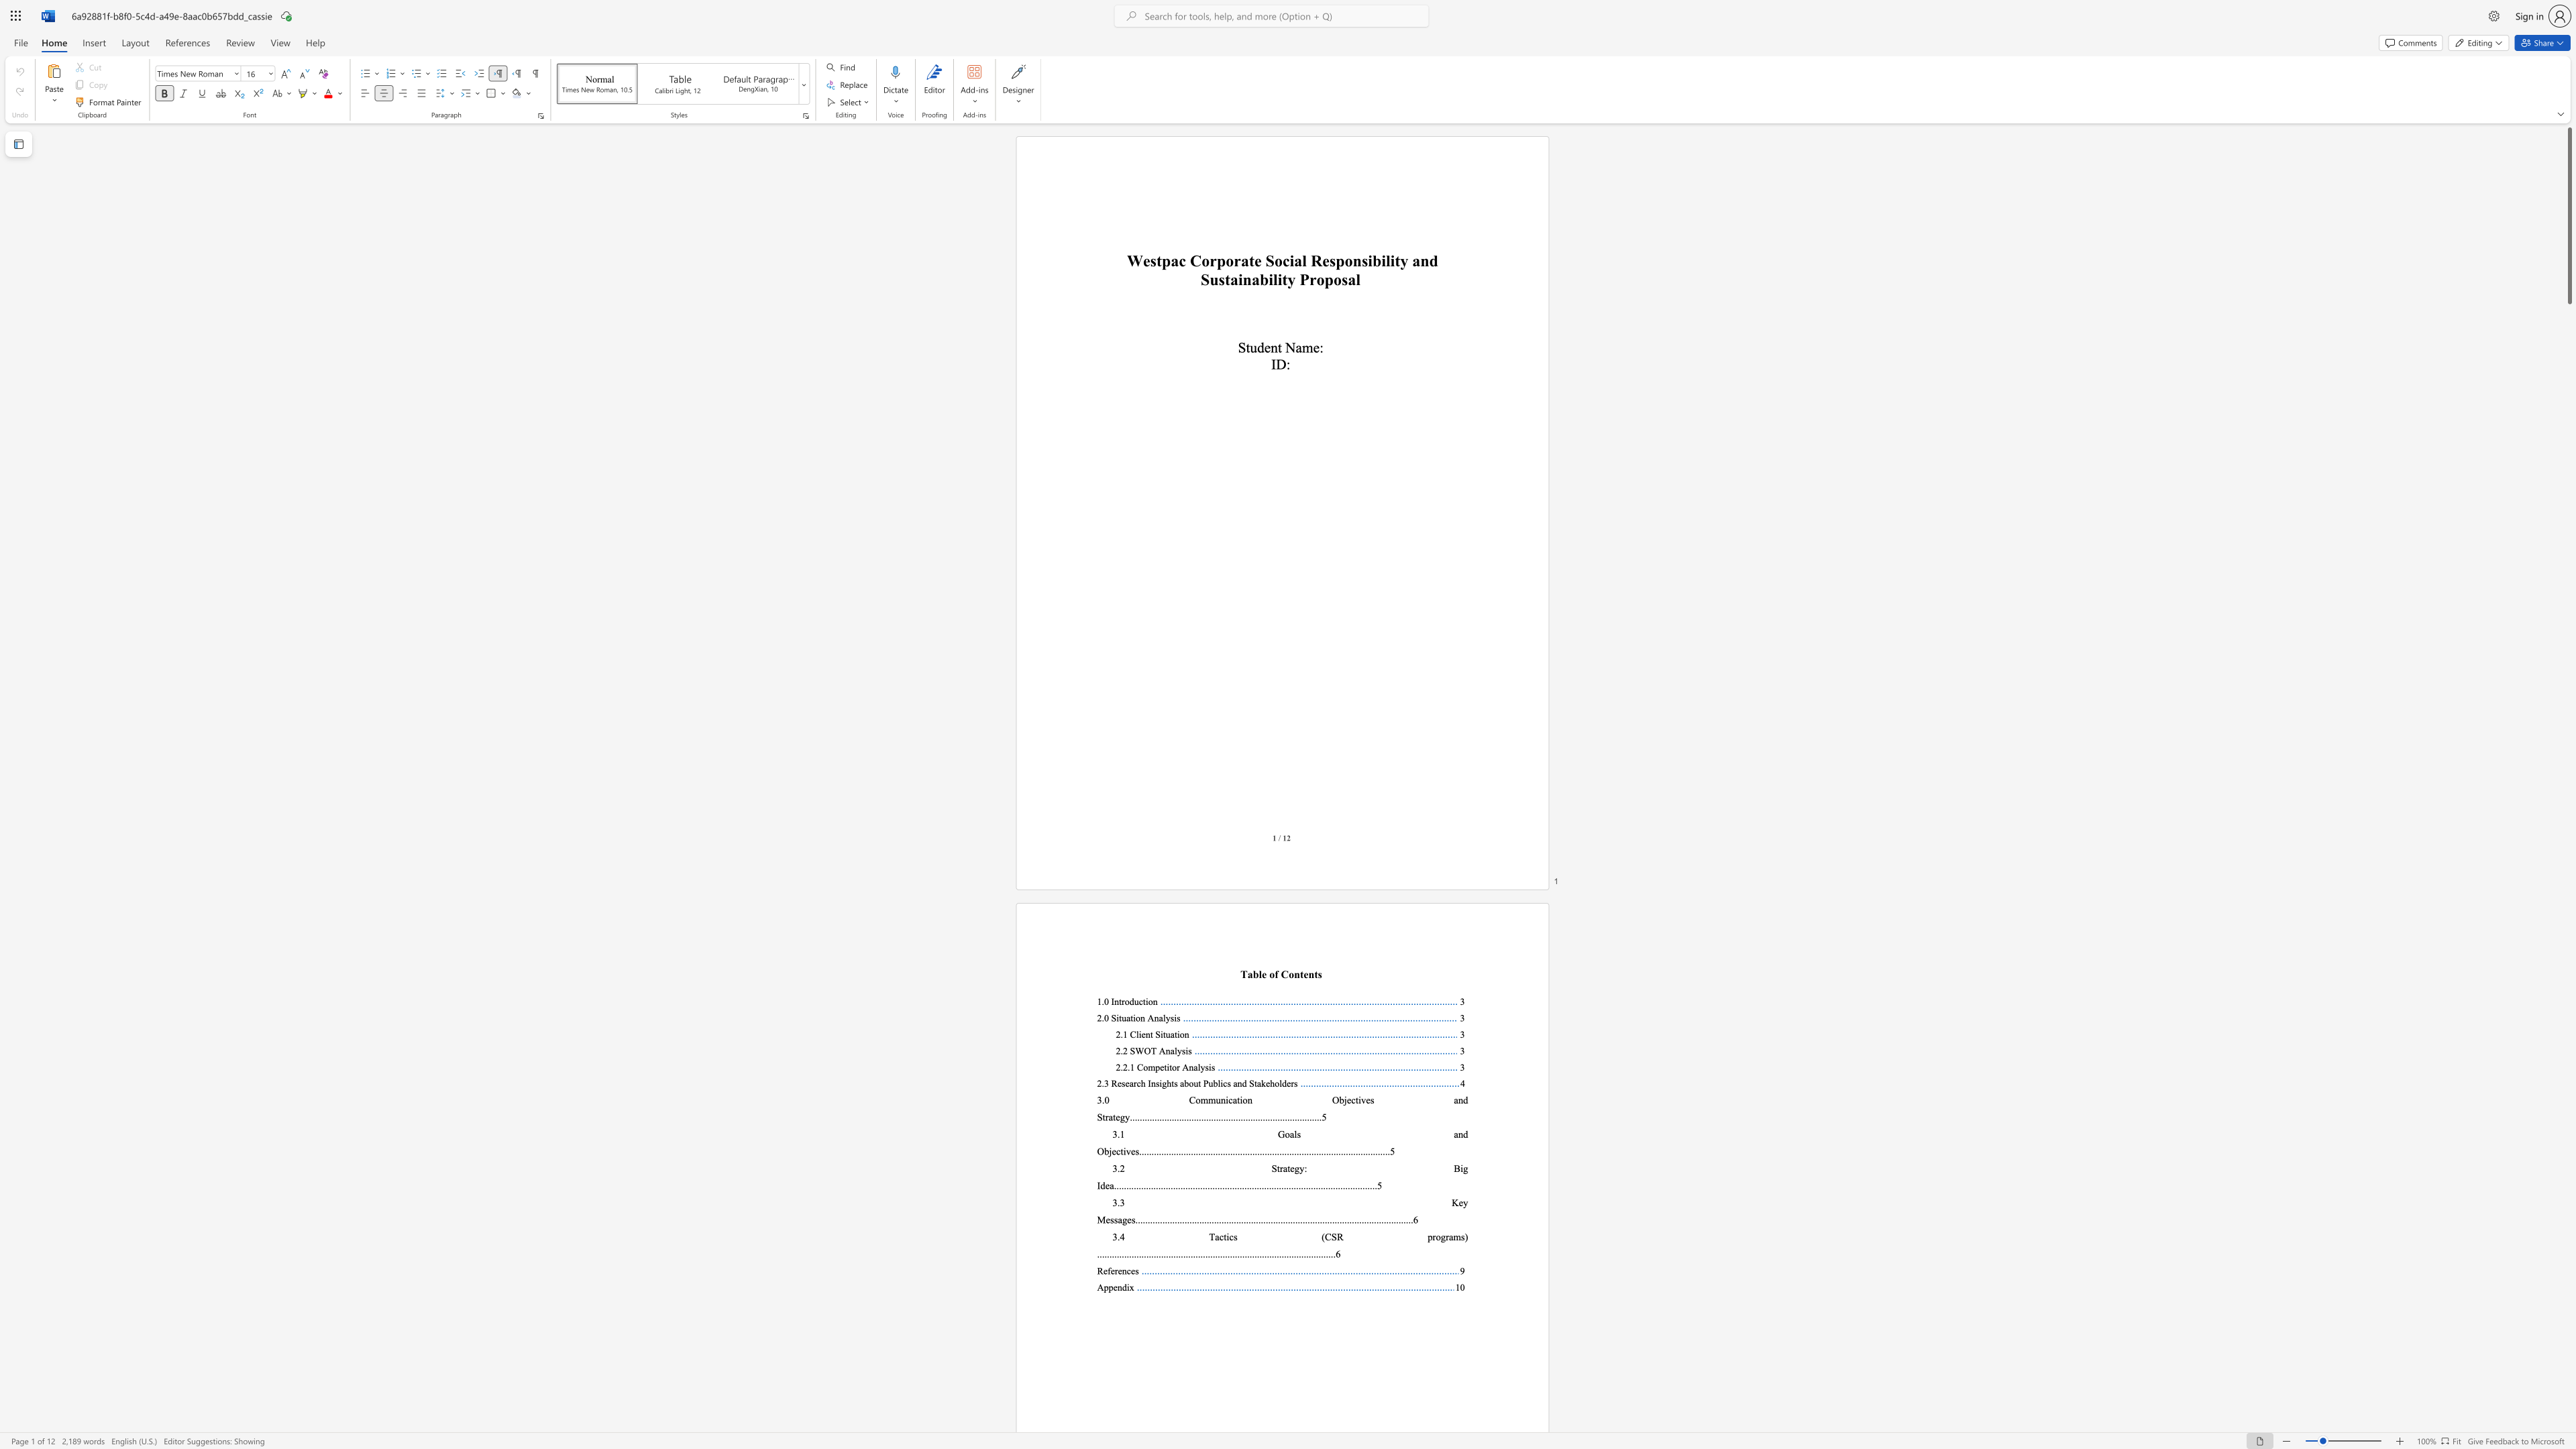 The width and height of the screenshot is (2576, 1449). What do you see at coordinates (1187, 1034) in the screenshot?
I see `the 2th character "n" in the text` at bounding box center [1187, 1034].